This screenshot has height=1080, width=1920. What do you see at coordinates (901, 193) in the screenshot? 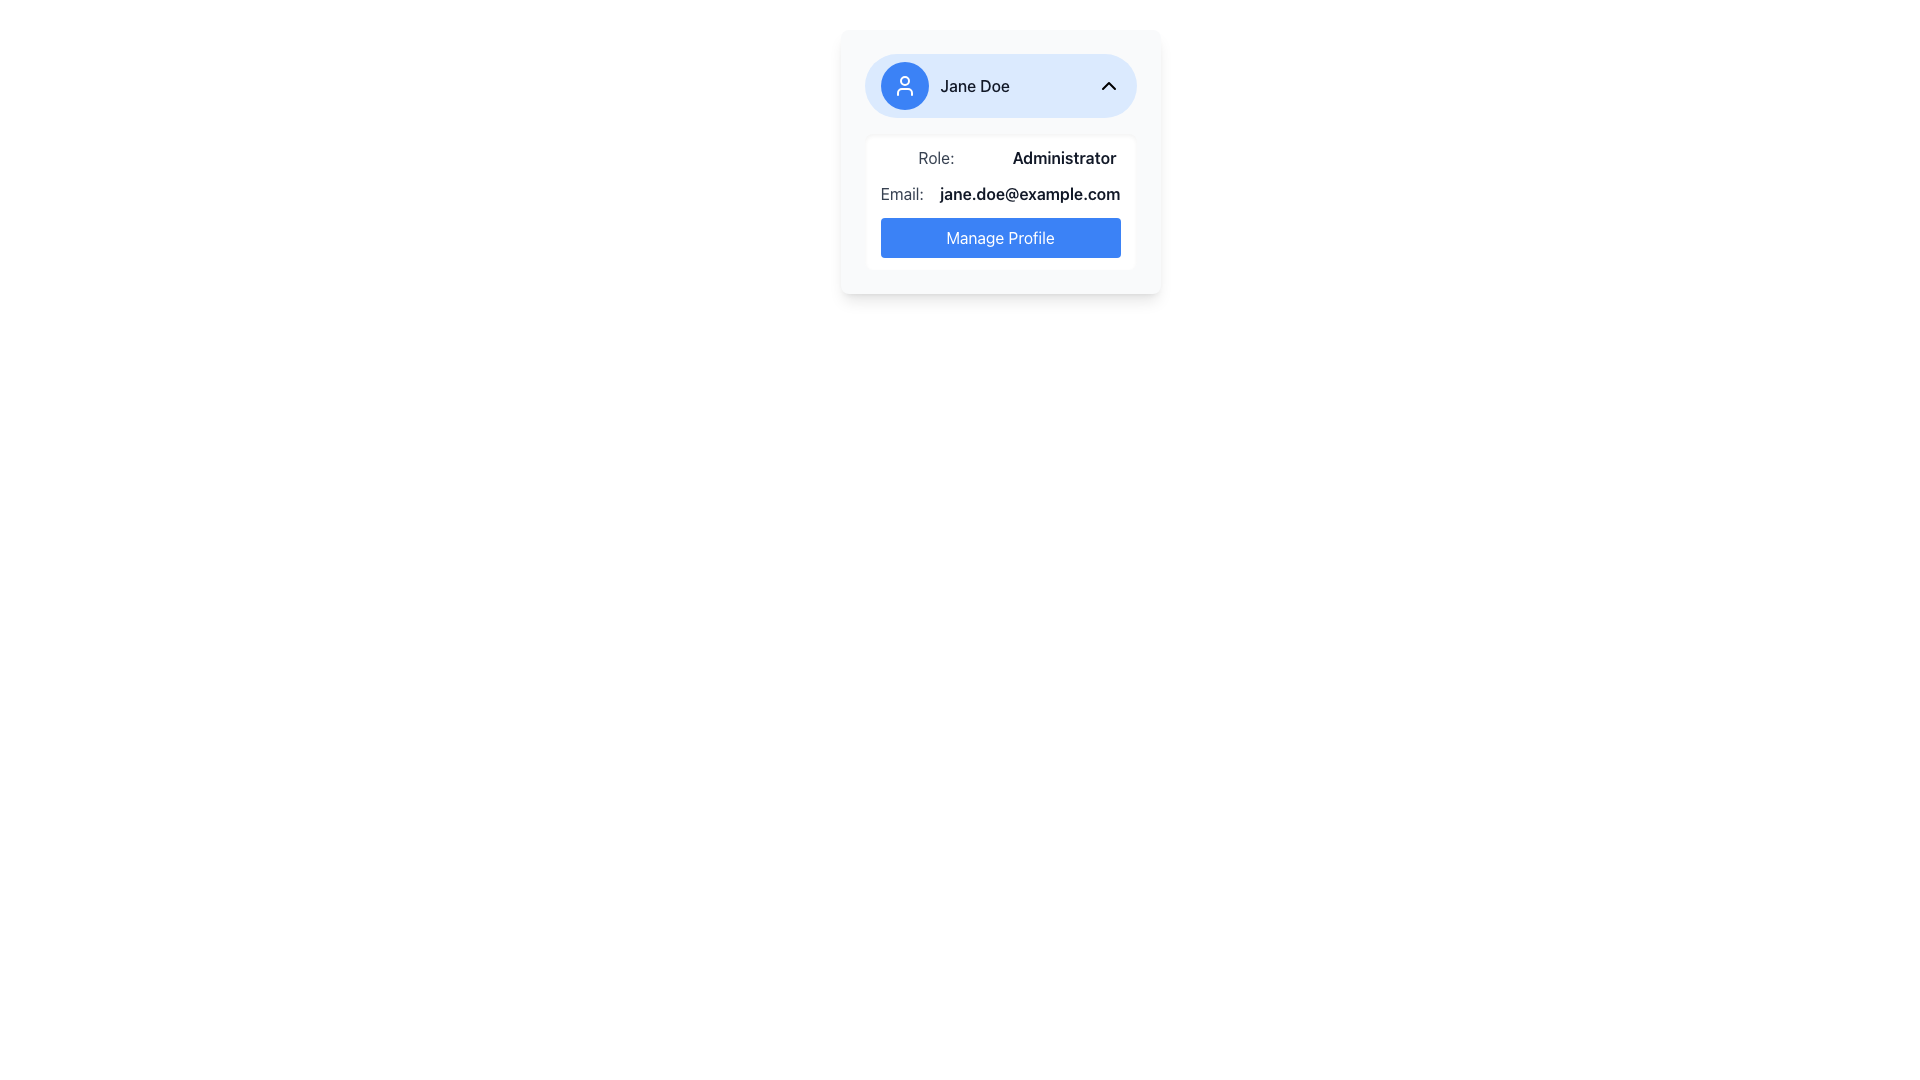
I see `the label text that indicates the meaning of the adjacent email address text field, which is located to the left of the email address 'jane.doe@example.com'` at bounding box center [901, 193].